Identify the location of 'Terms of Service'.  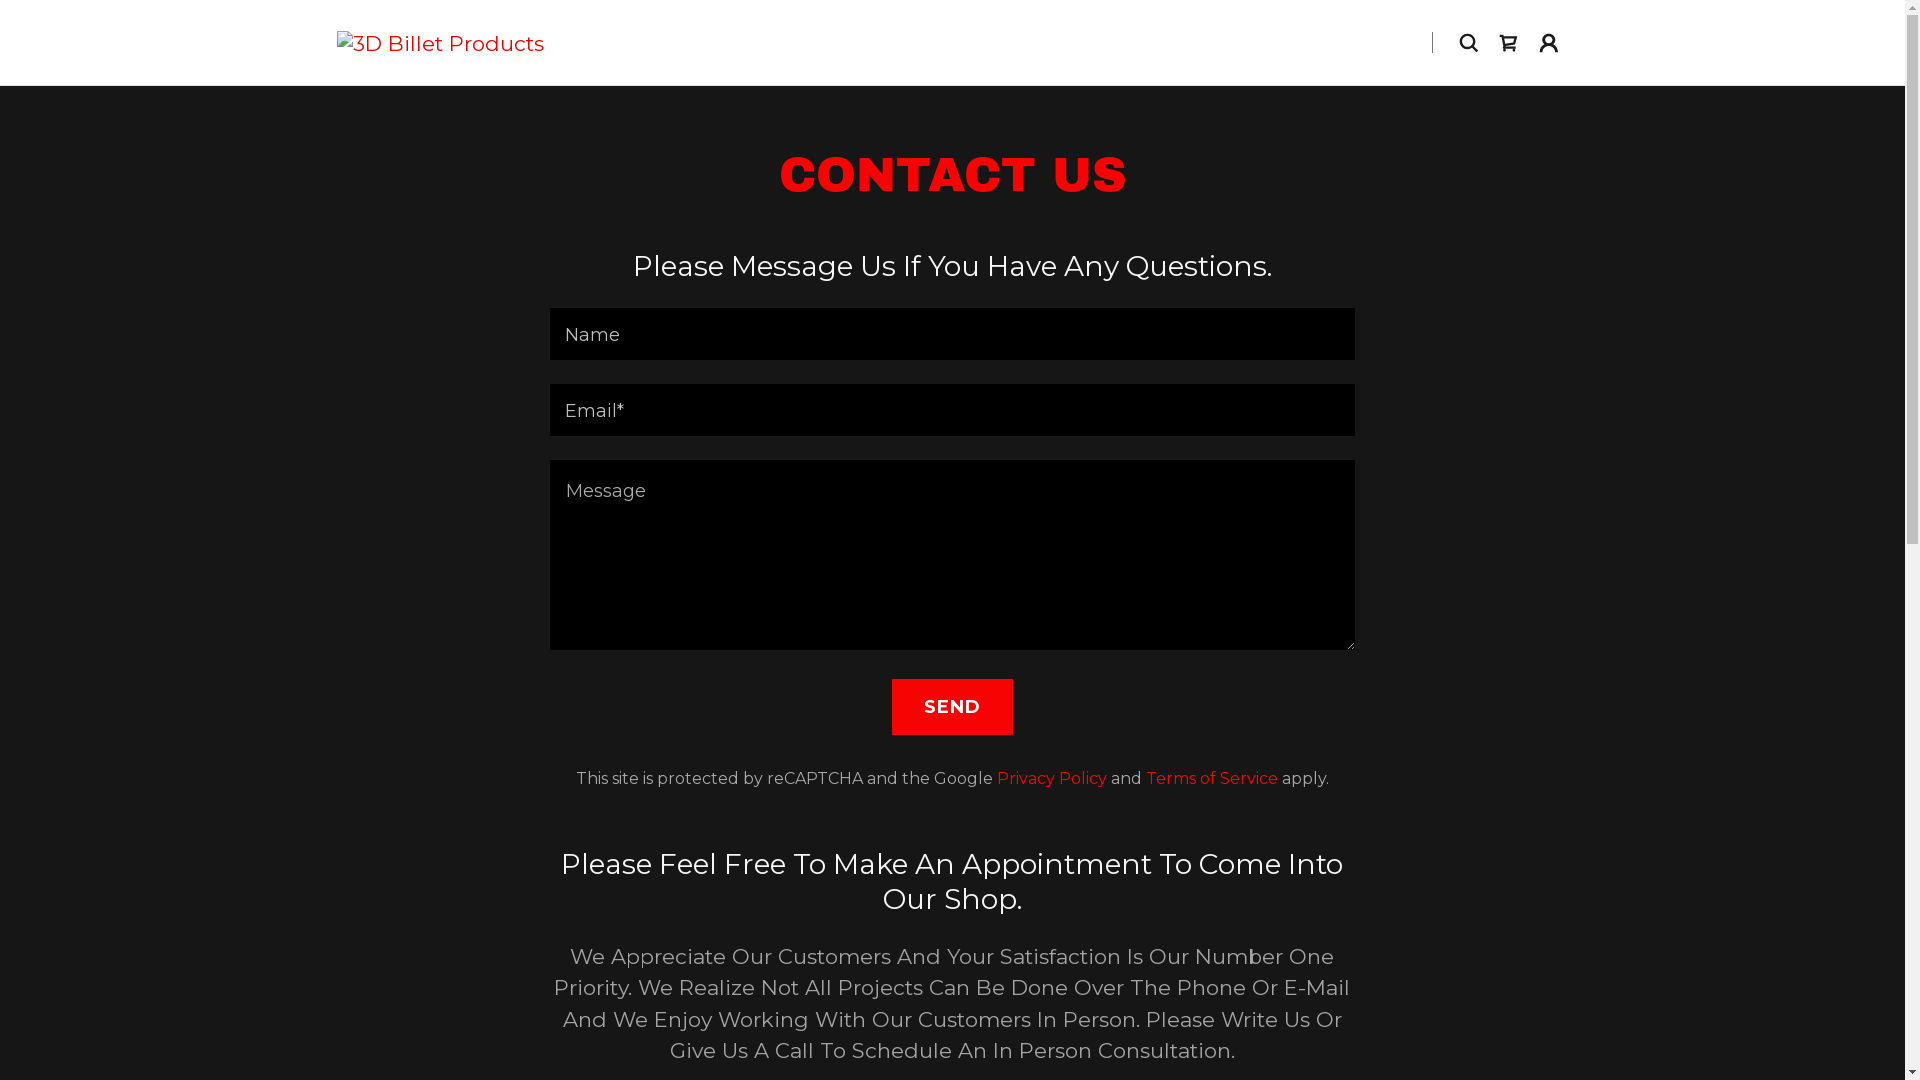
(1211, 777).